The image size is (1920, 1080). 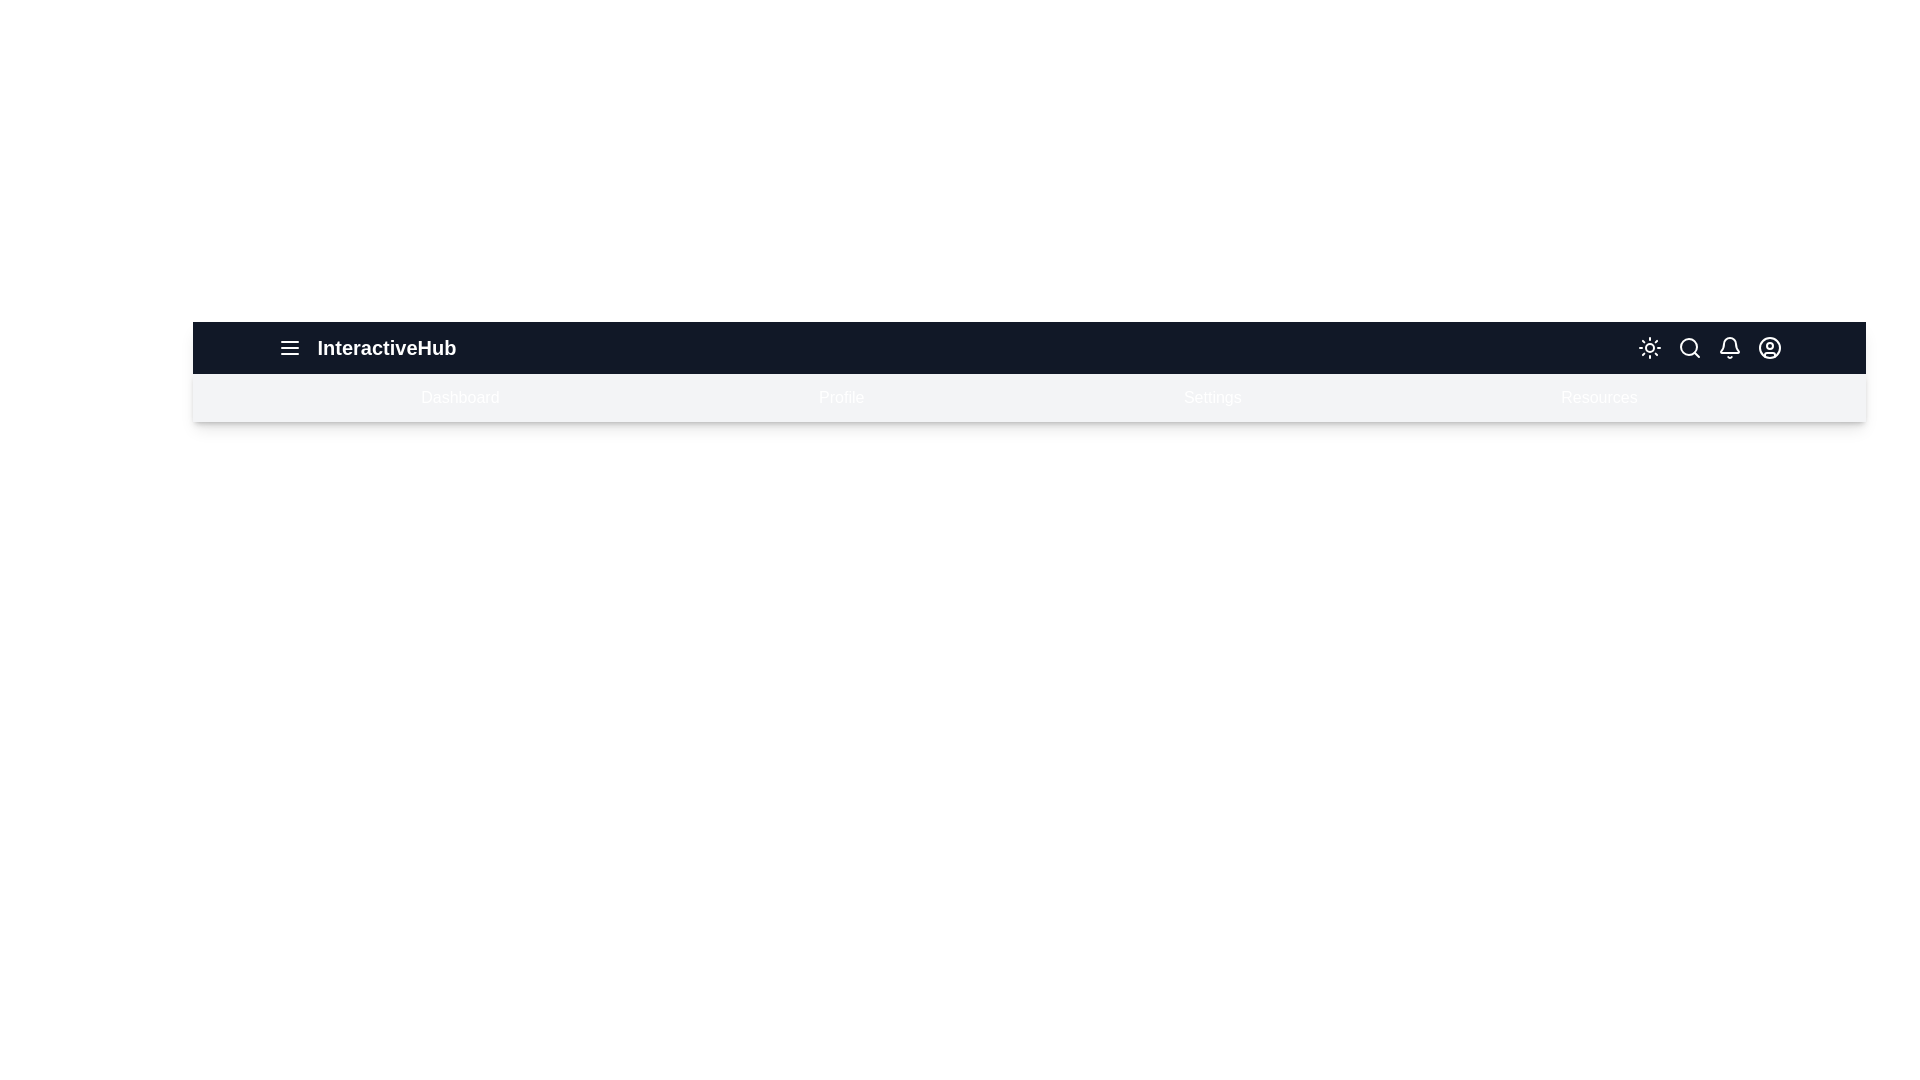 What do you see at coordinates (1649, 346) in the screenshot?
I see `the sun icon to switch to light mode` at bounding box center [1649, 346].